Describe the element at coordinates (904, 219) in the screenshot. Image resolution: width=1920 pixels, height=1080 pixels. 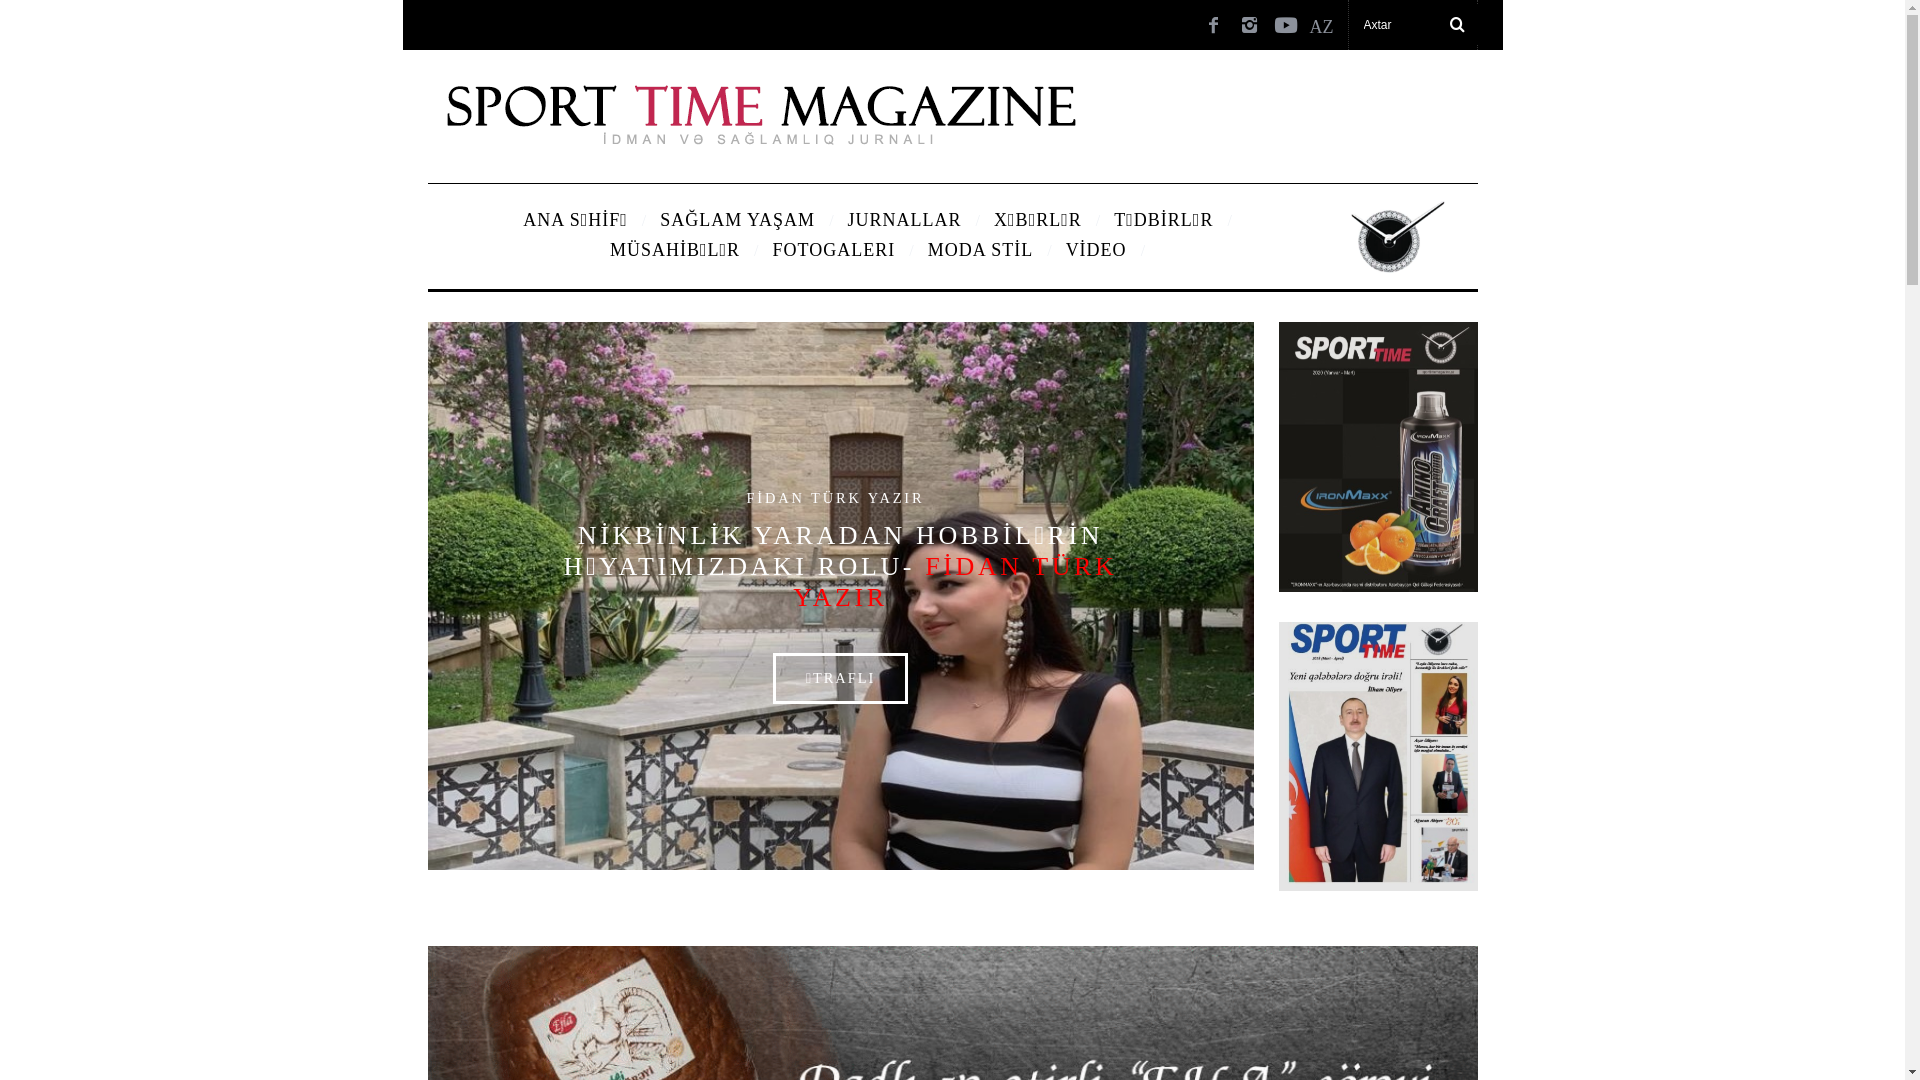
I see `'JURNALLAR'` at that location.